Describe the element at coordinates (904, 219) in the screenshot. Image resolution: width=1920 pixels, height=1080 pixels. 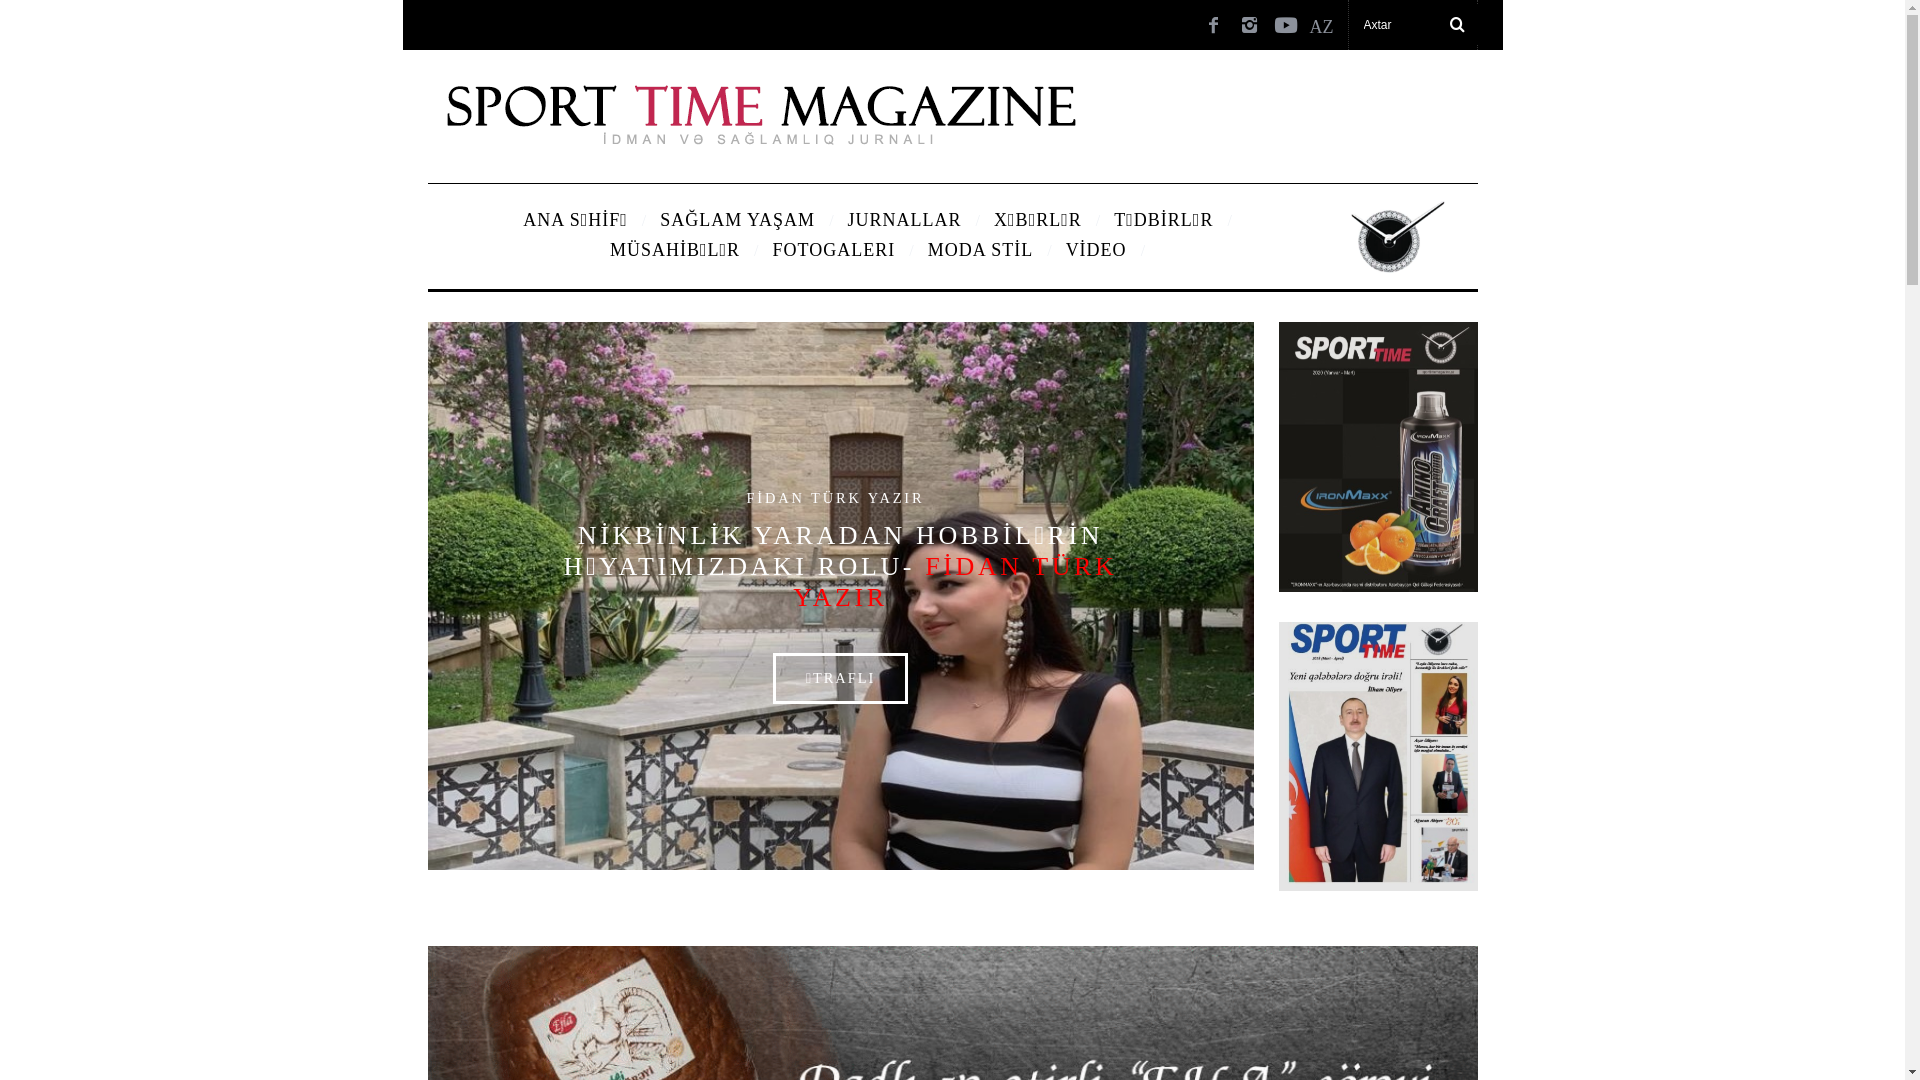
I see `'JURNALLAR'` at that location.